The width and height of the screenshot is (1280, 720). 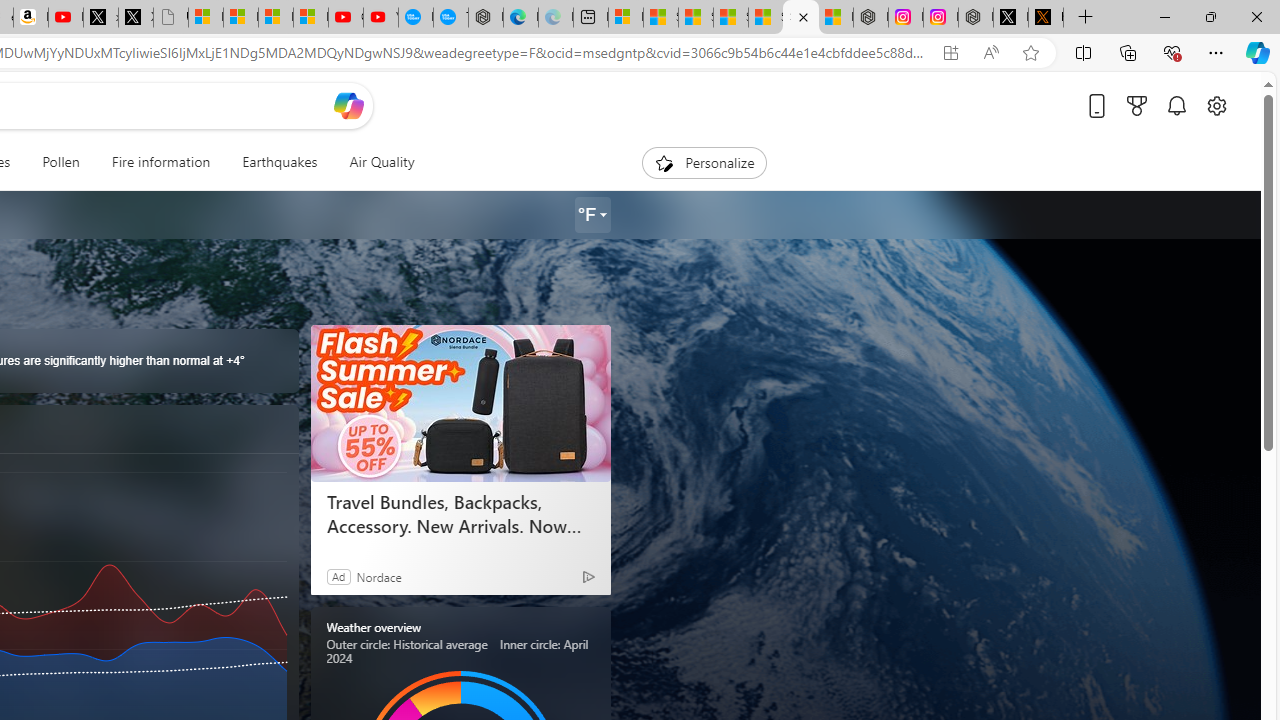 I want to click on 'Personalize', so click(x=704, y=162).